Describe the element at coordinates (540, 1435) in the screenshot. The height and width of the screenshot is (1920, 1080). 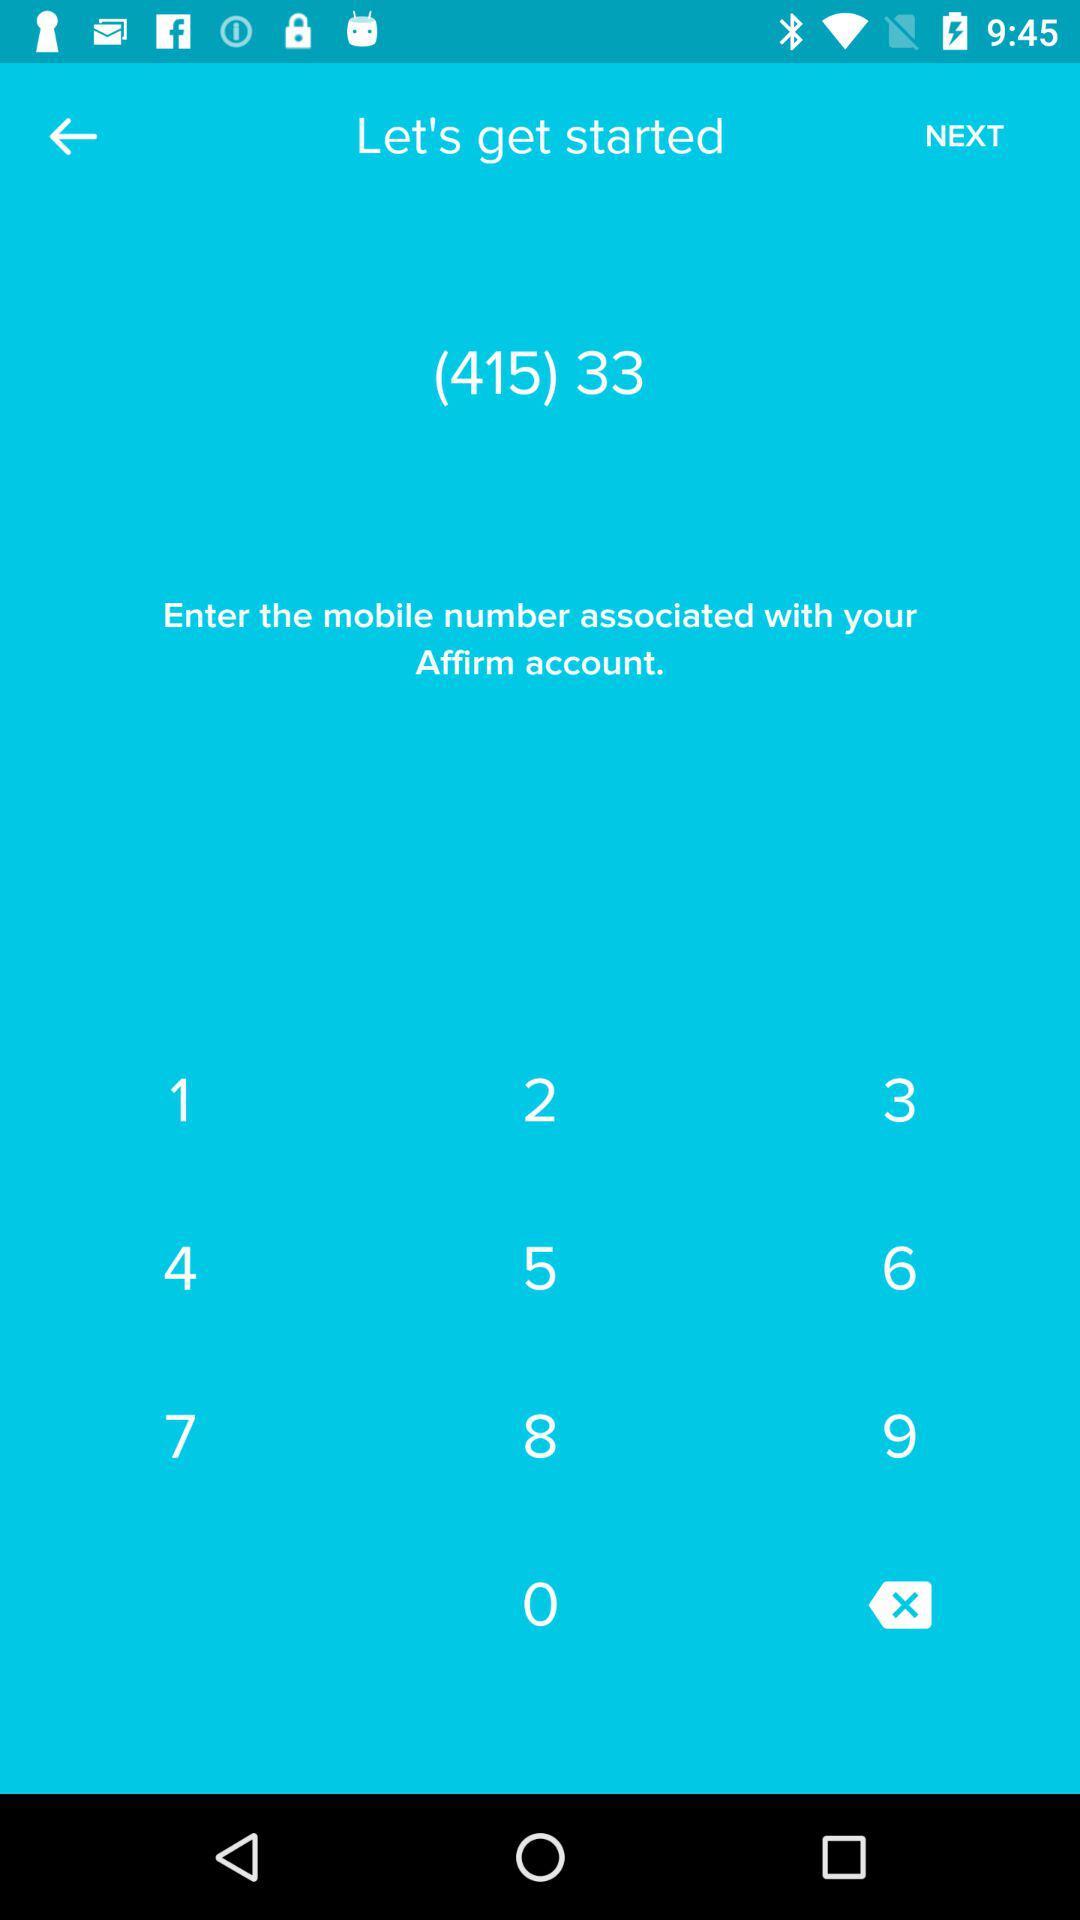
I see `the icon next to 6 item` at that location.